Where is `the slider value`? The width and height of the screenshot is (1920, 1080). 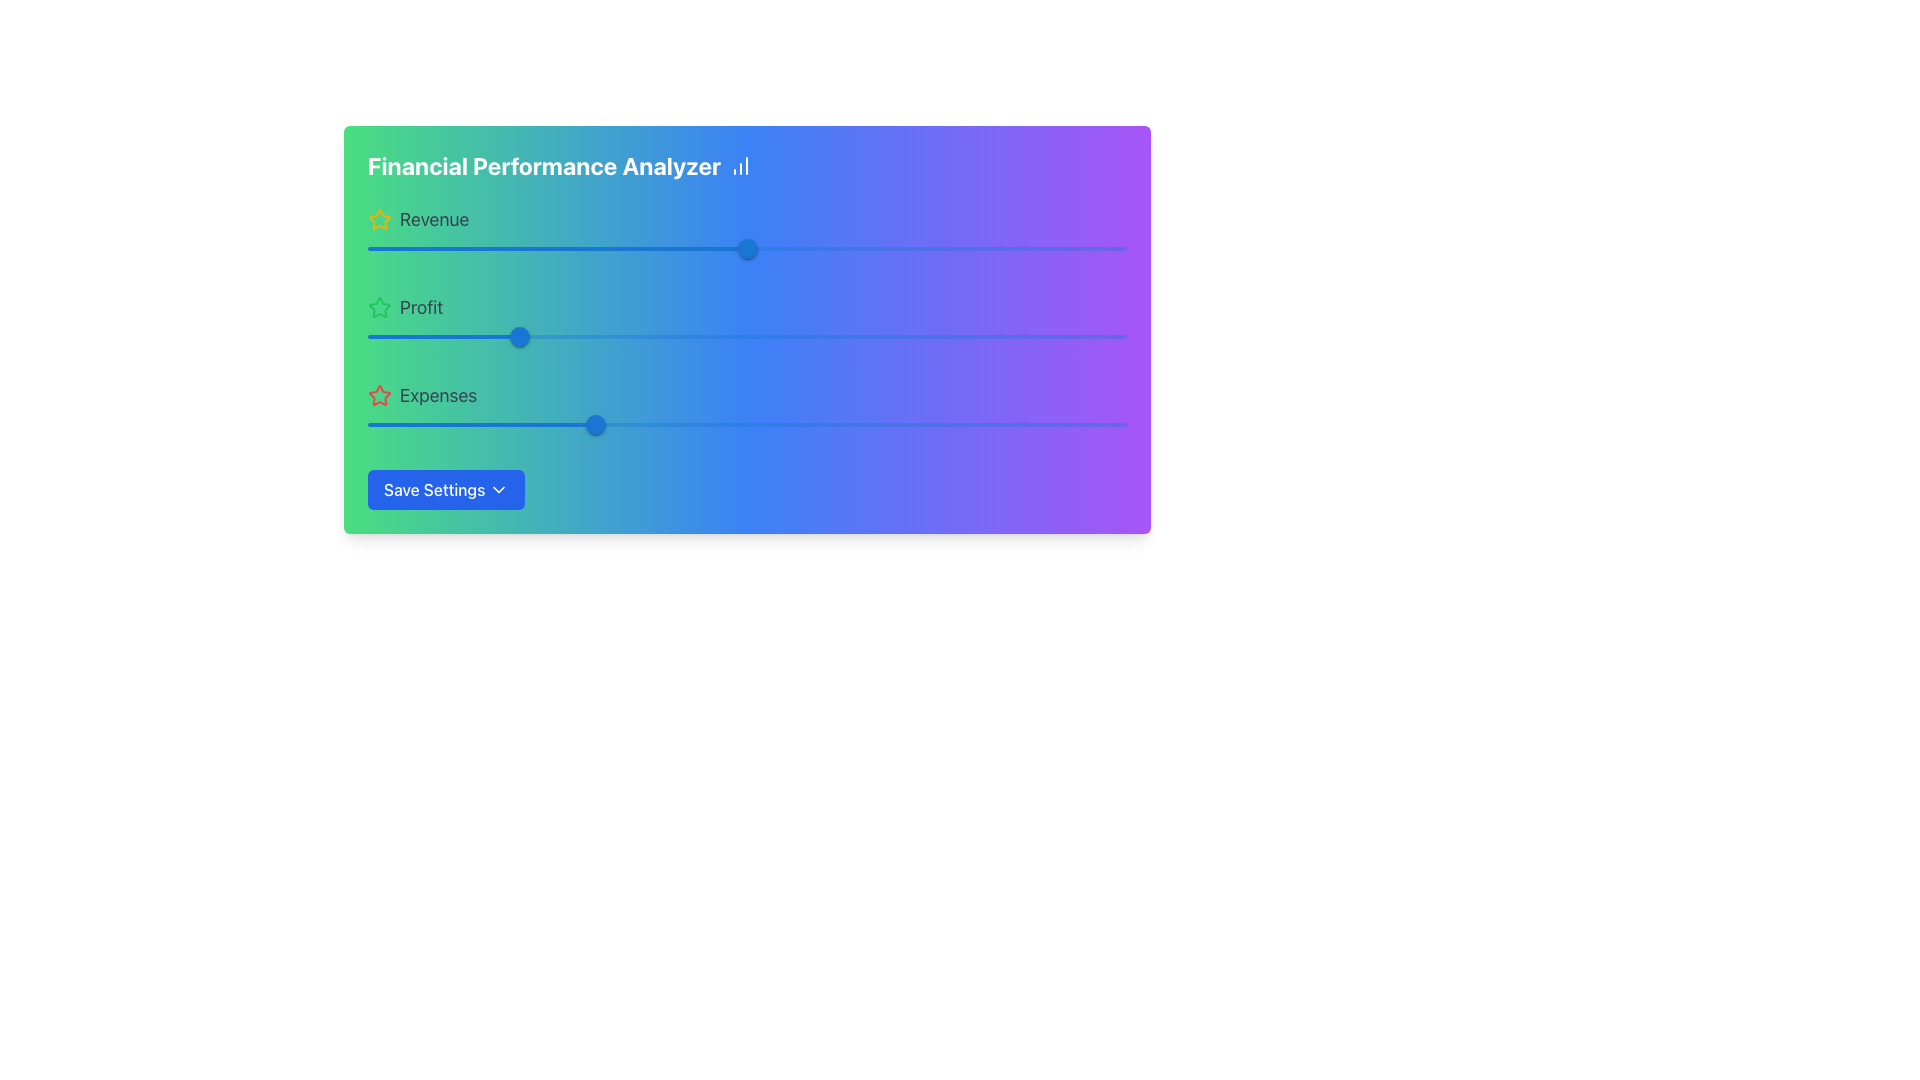 the slider value is located at coordinates (736, 248).